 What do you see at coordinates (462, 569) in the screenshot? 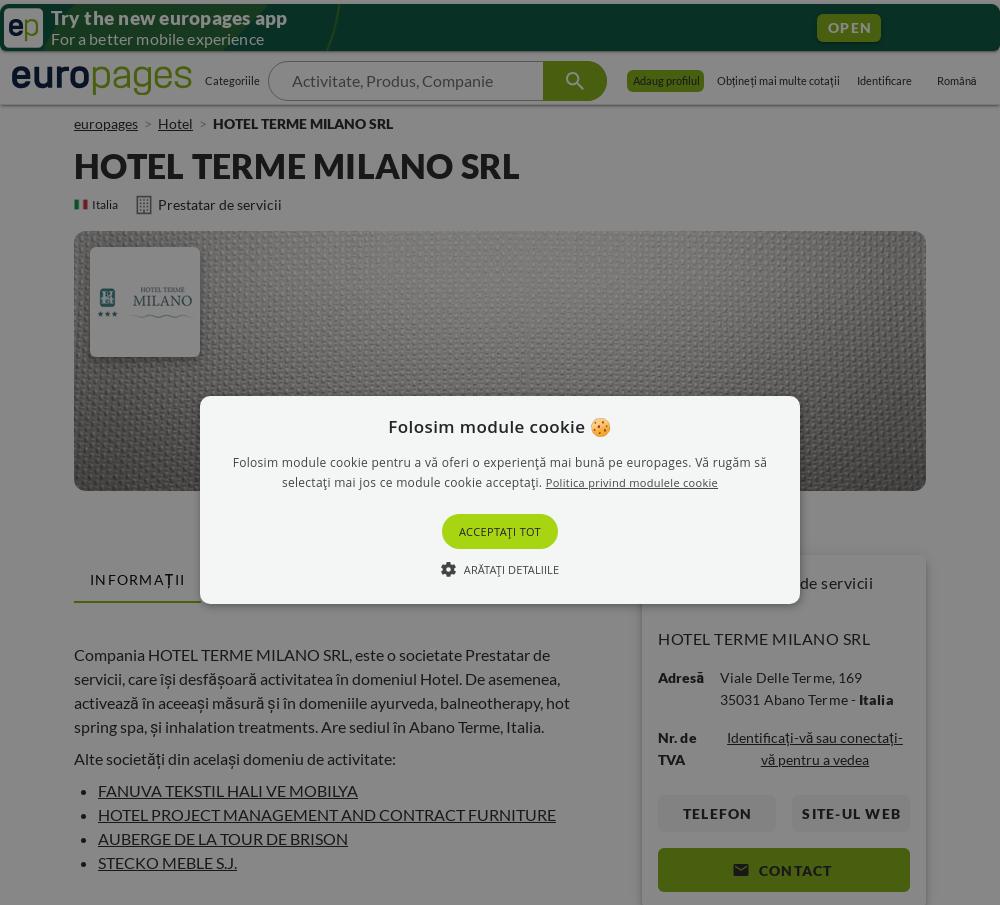
I see `'Arătați detaliile'` at bounding box center [462, 569].